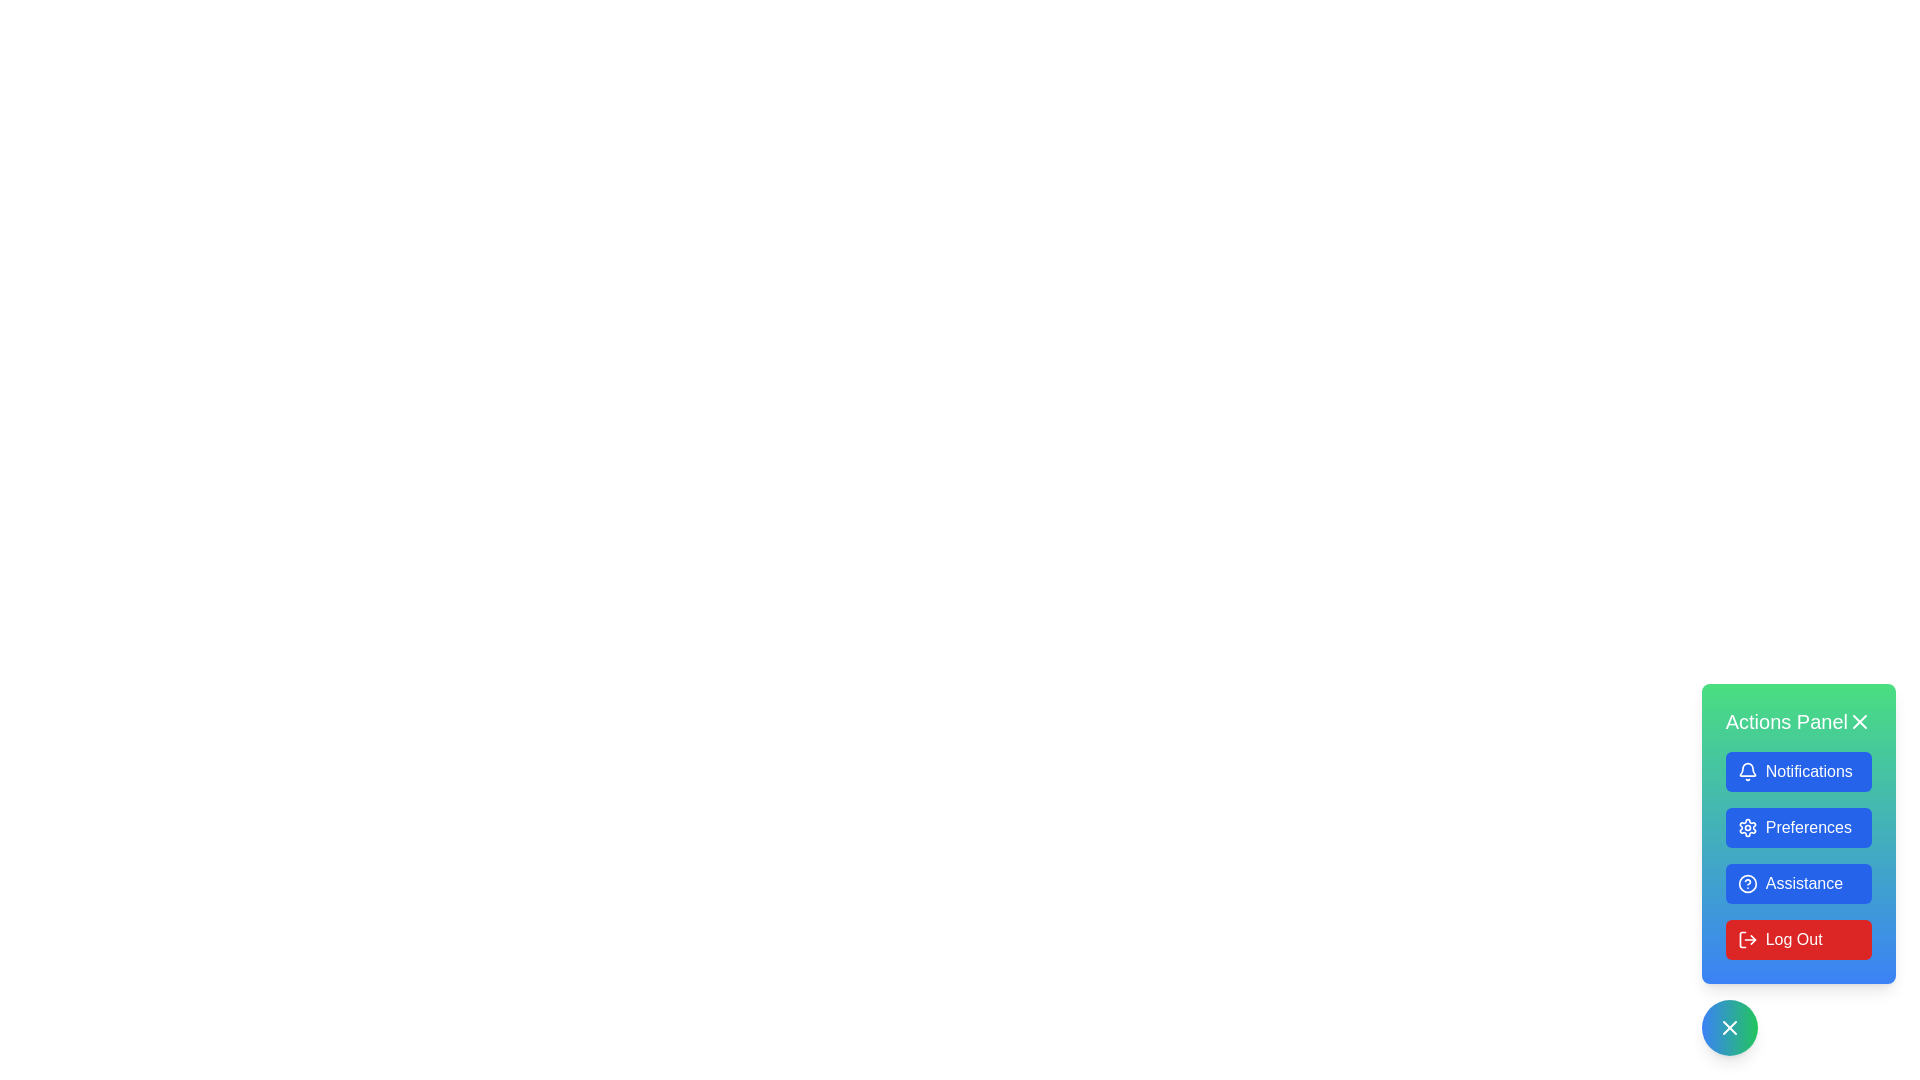  What do you see at coordinates (1746, 828) in the screenshot?
I see `on the gear icon representing the 'Preferences' functionality, located` at bounding box center [1746, 828].